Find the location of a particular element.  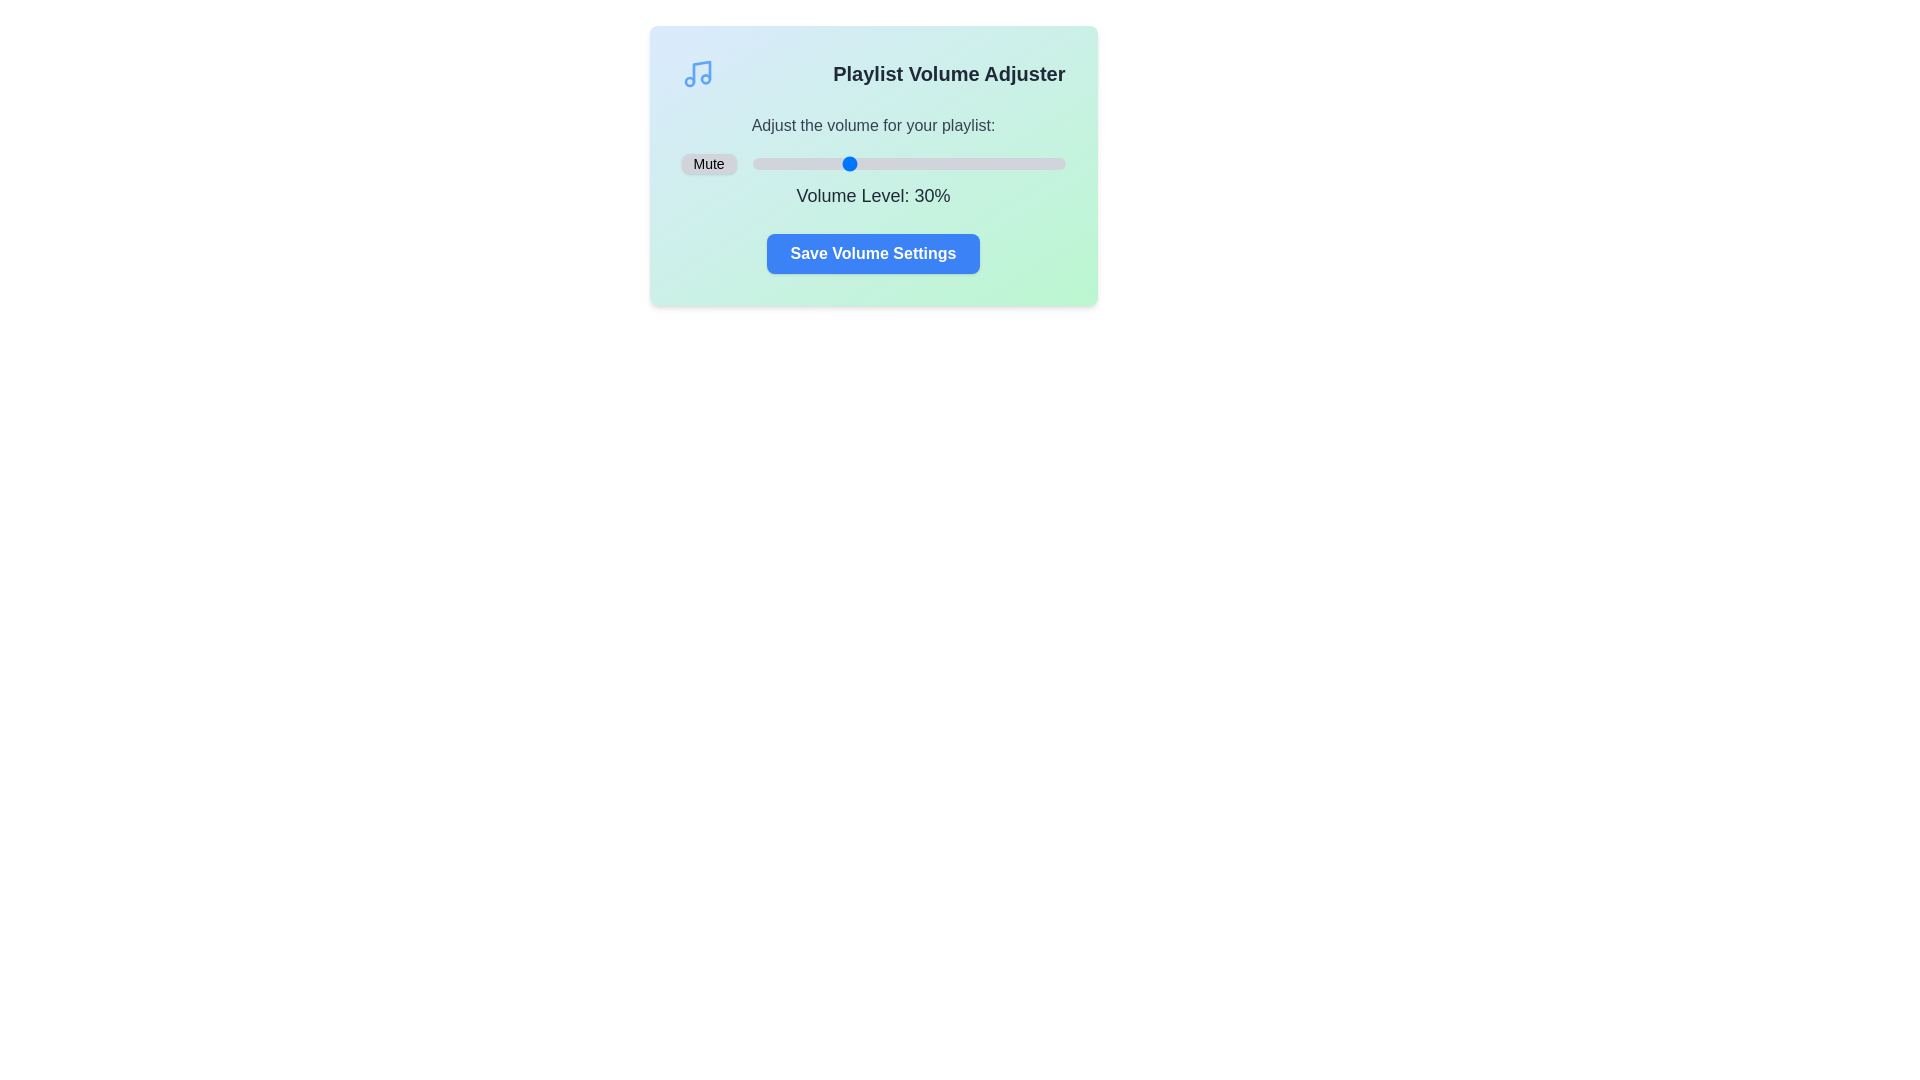

the decorative music icon is located at coordinates (697, 72).